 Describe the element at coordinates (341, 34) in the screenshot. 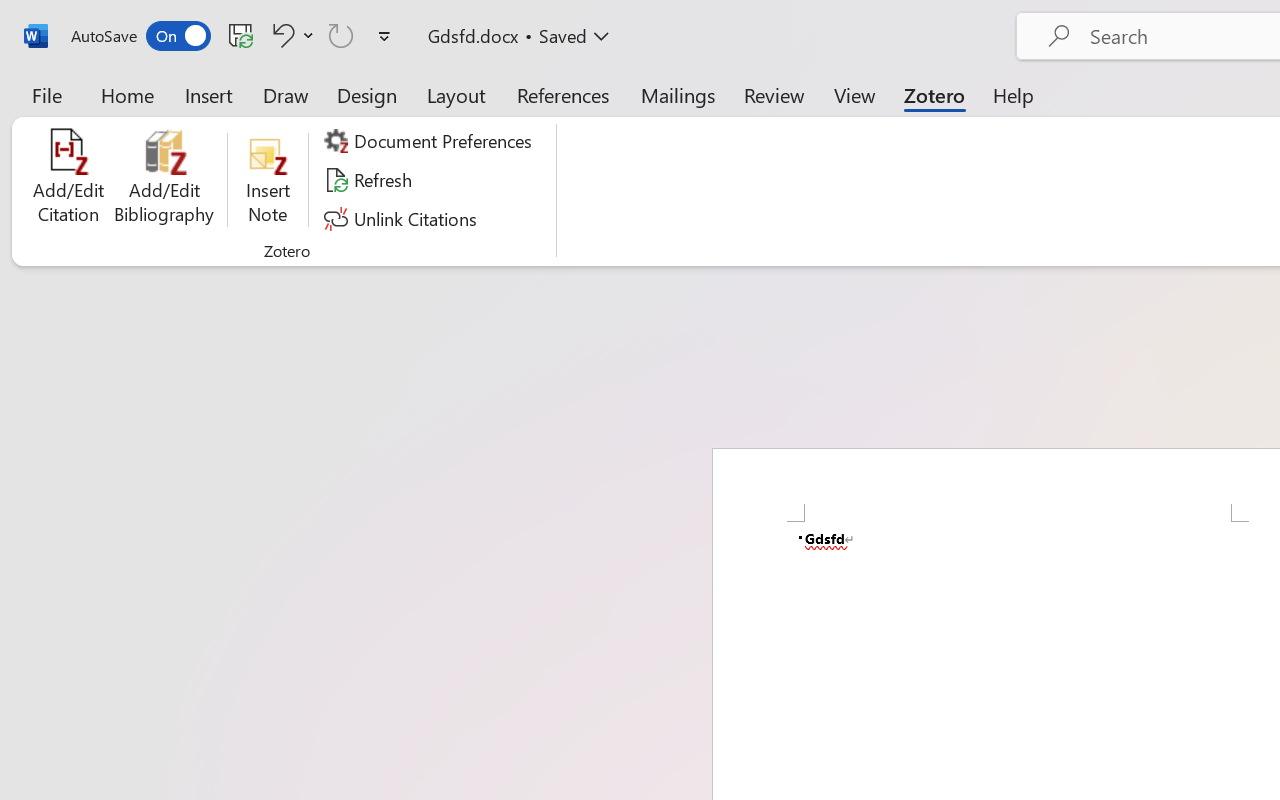

I see `'Can'` at that location.